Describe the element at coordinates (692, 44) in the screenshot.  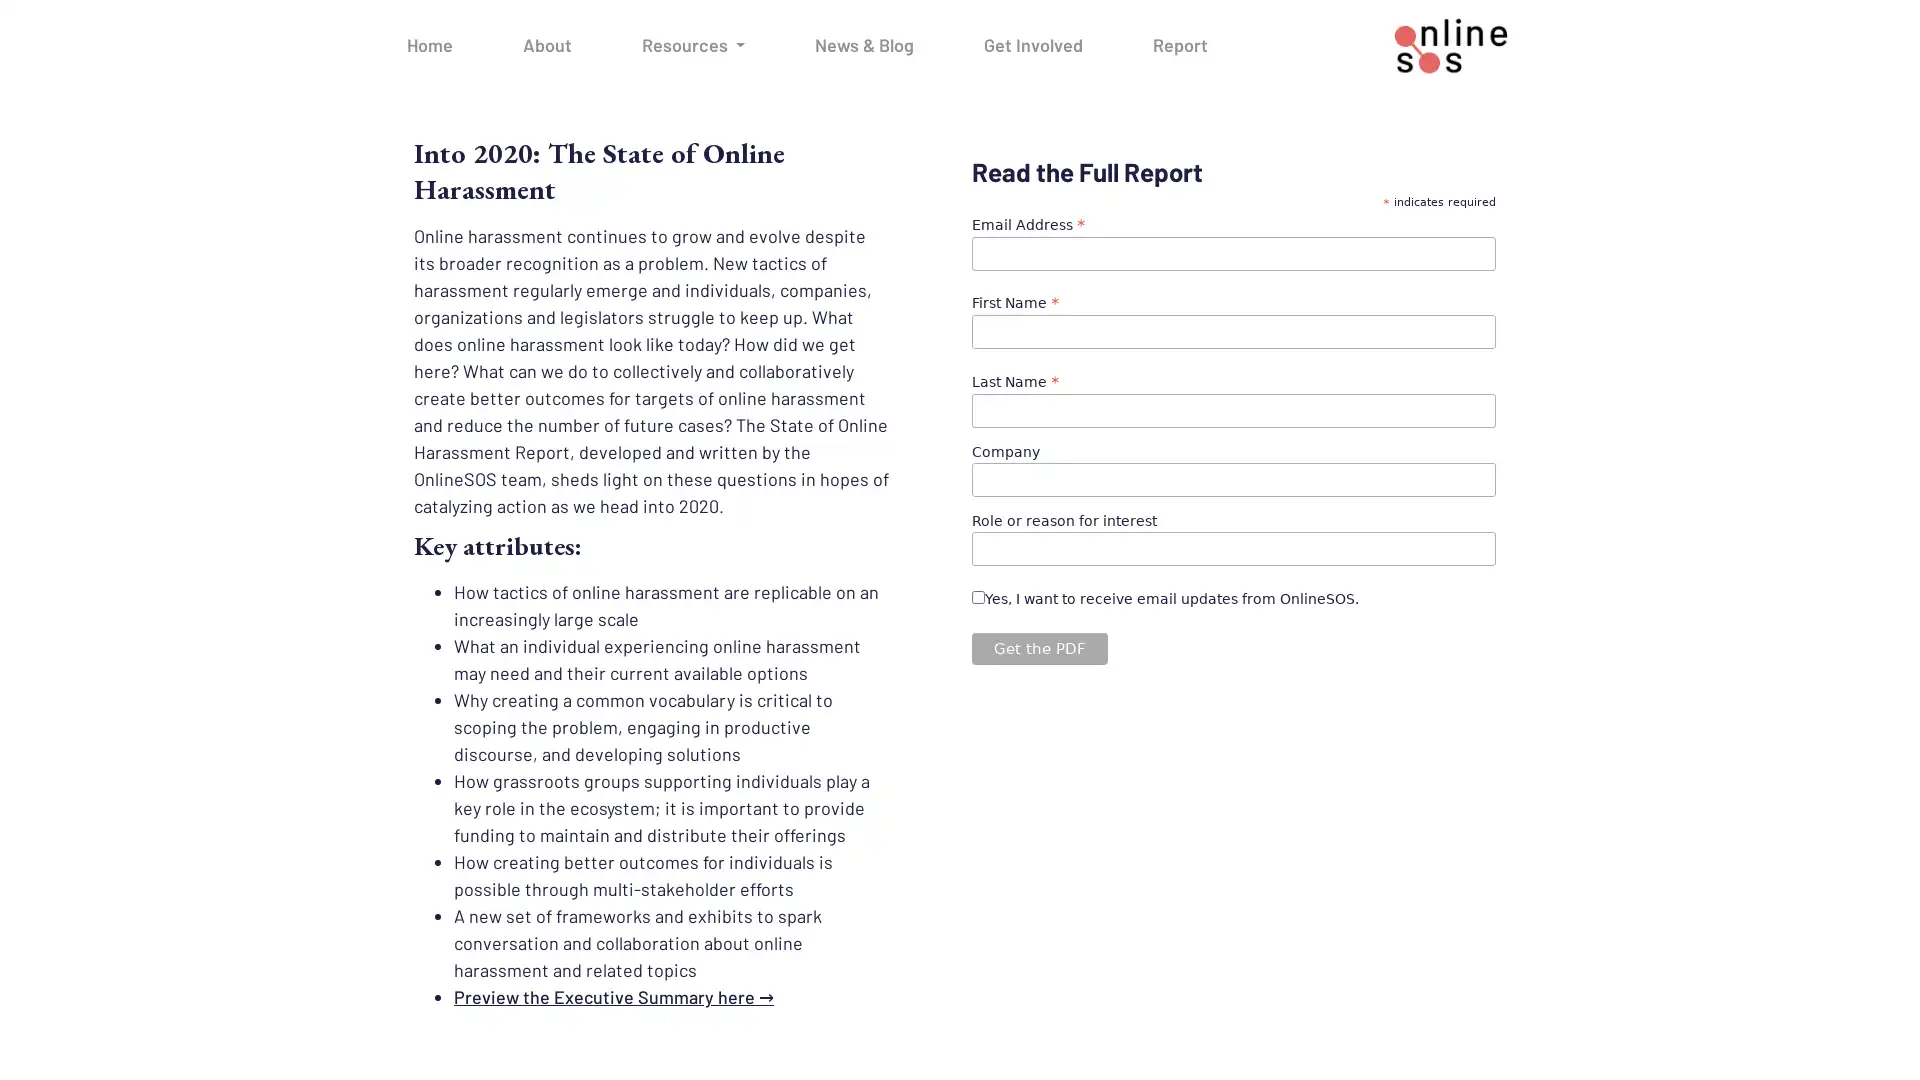
I see `Resources` at that location.